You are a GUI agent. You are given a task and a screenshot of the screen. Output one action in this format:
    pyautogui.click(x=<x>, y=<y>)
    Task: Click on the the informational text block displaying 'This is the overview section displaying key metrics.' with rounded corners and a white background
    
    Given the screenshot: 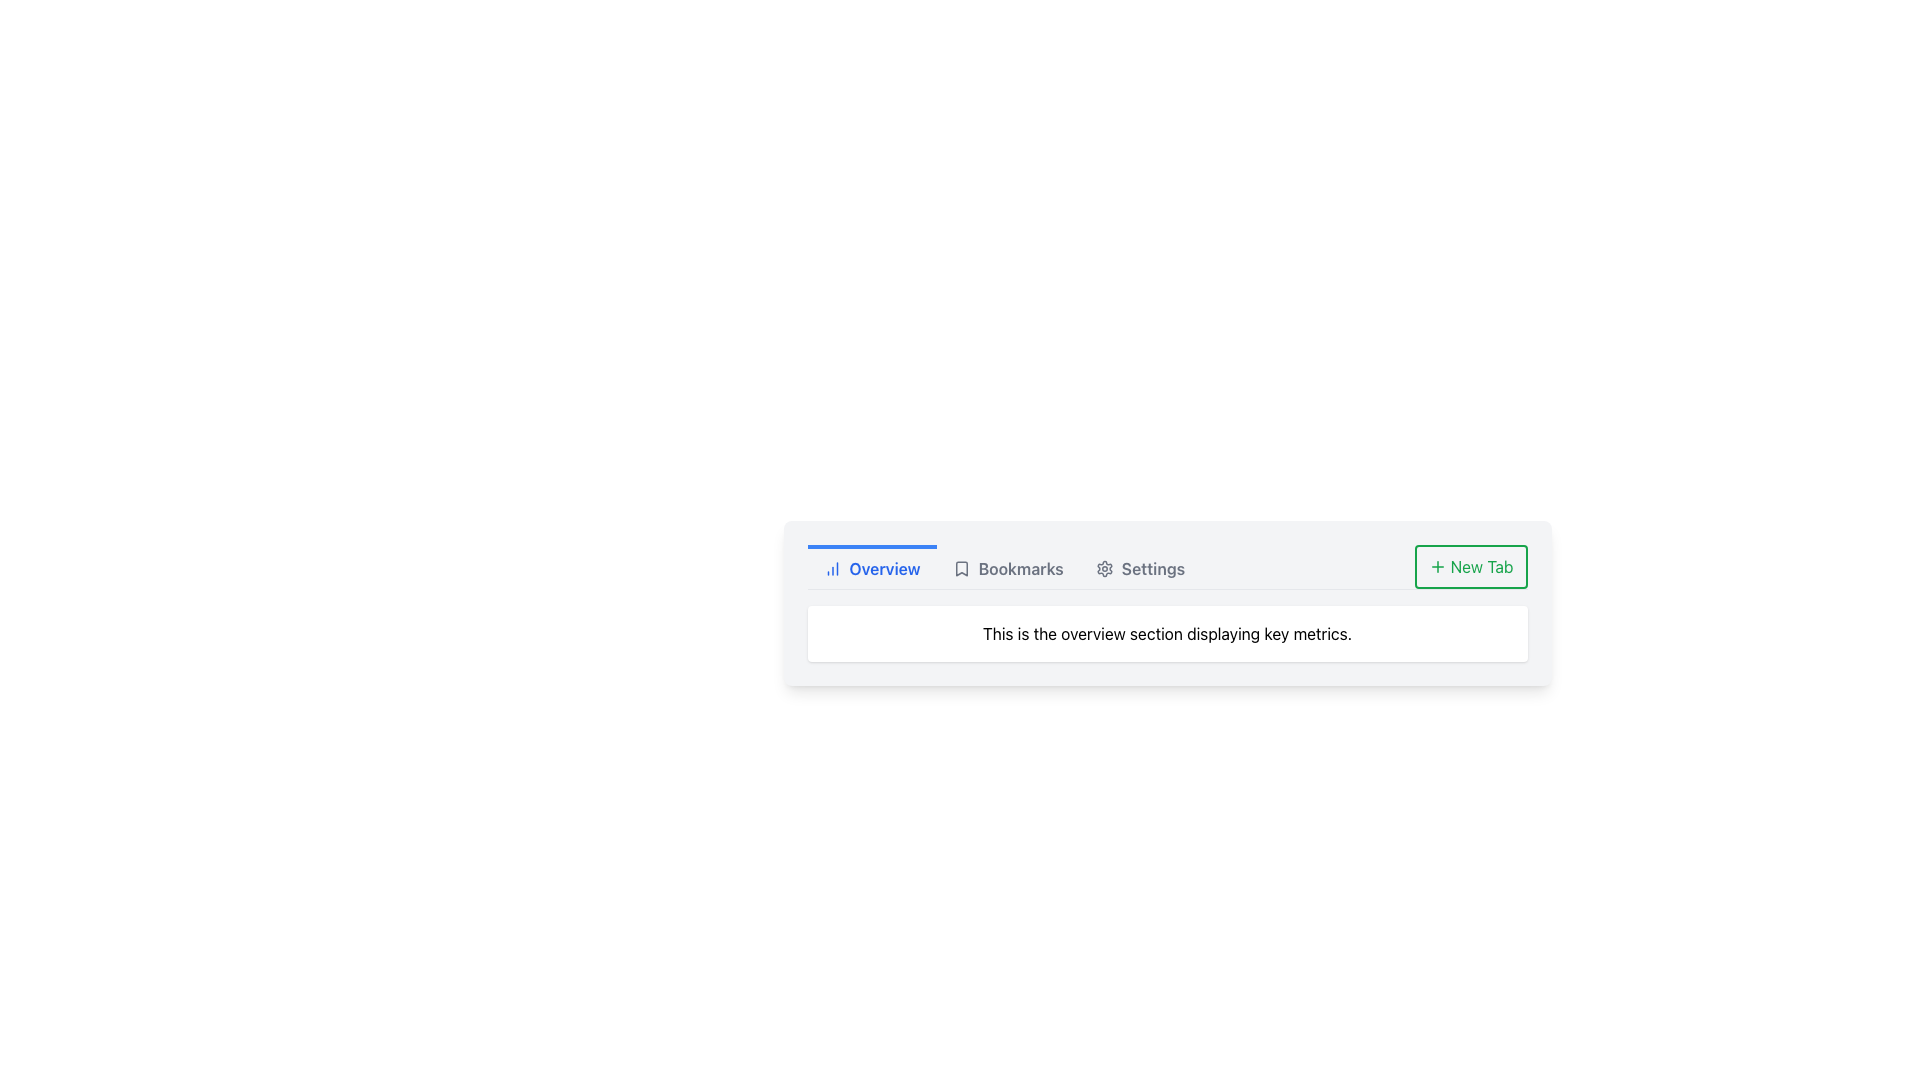 What is the action you would take?
    pyautogui.click(x=1167, y=633)
    